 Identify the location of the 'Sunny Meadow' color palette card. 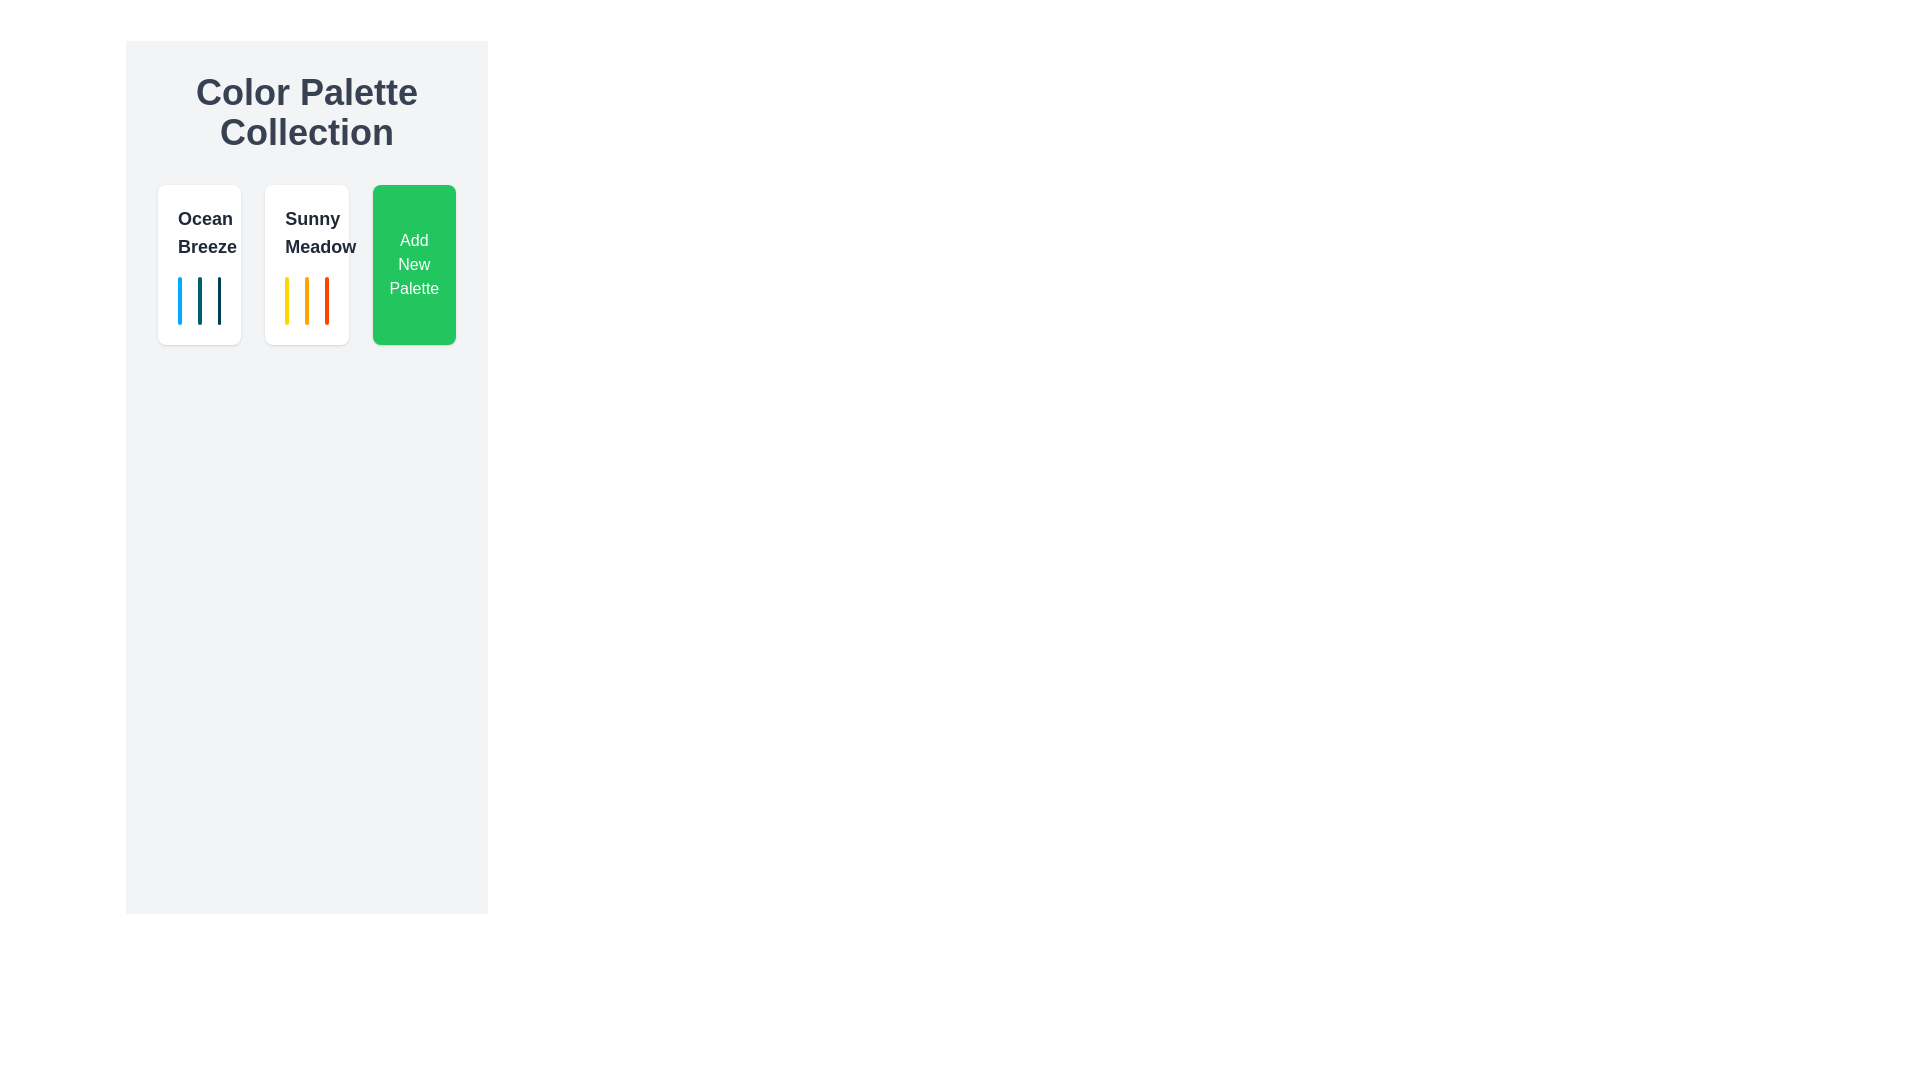
(306, 264).